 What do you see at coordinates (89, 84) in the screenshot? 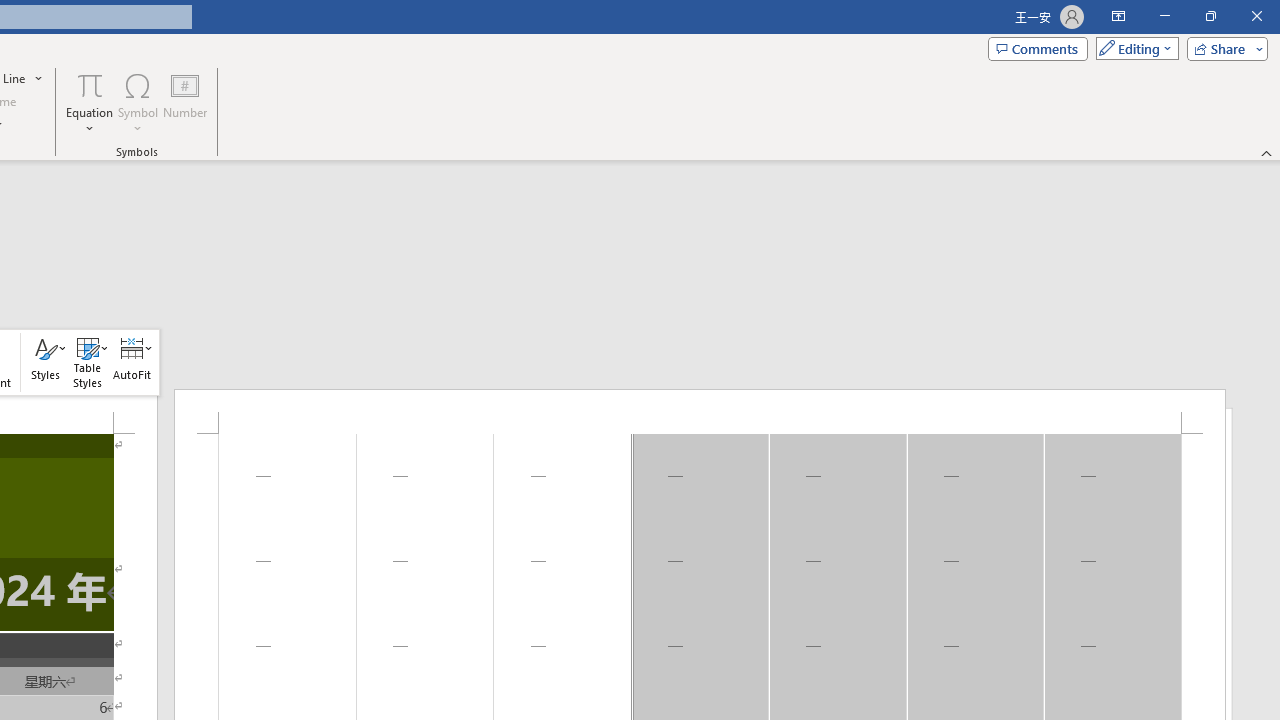
I see `'Equation'` at bounding box center [89, 84].